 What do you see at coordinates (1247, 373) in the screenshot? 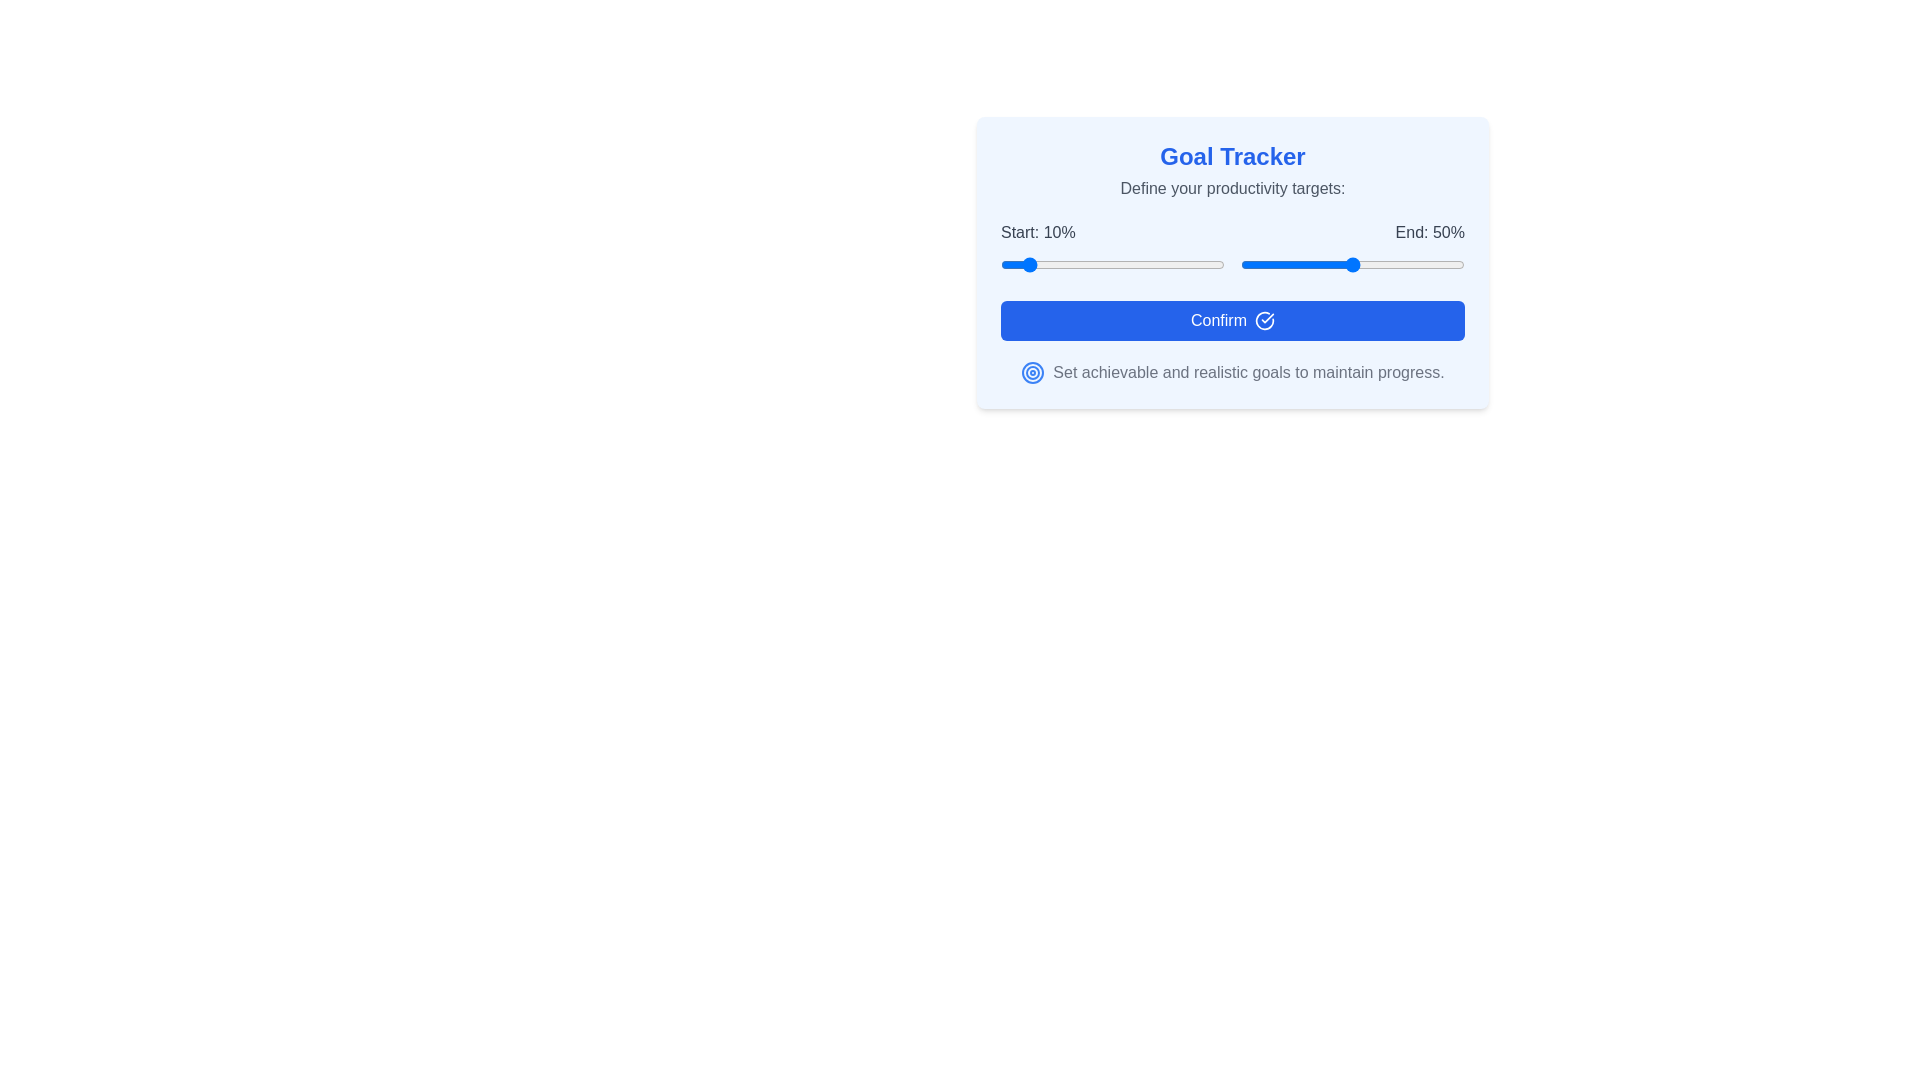
I see `the informational Text label that provides guidance on setting goals, positioned next to a target symbol icon and beneath the 'Confirm' button` at bounding box center [1247, 373].